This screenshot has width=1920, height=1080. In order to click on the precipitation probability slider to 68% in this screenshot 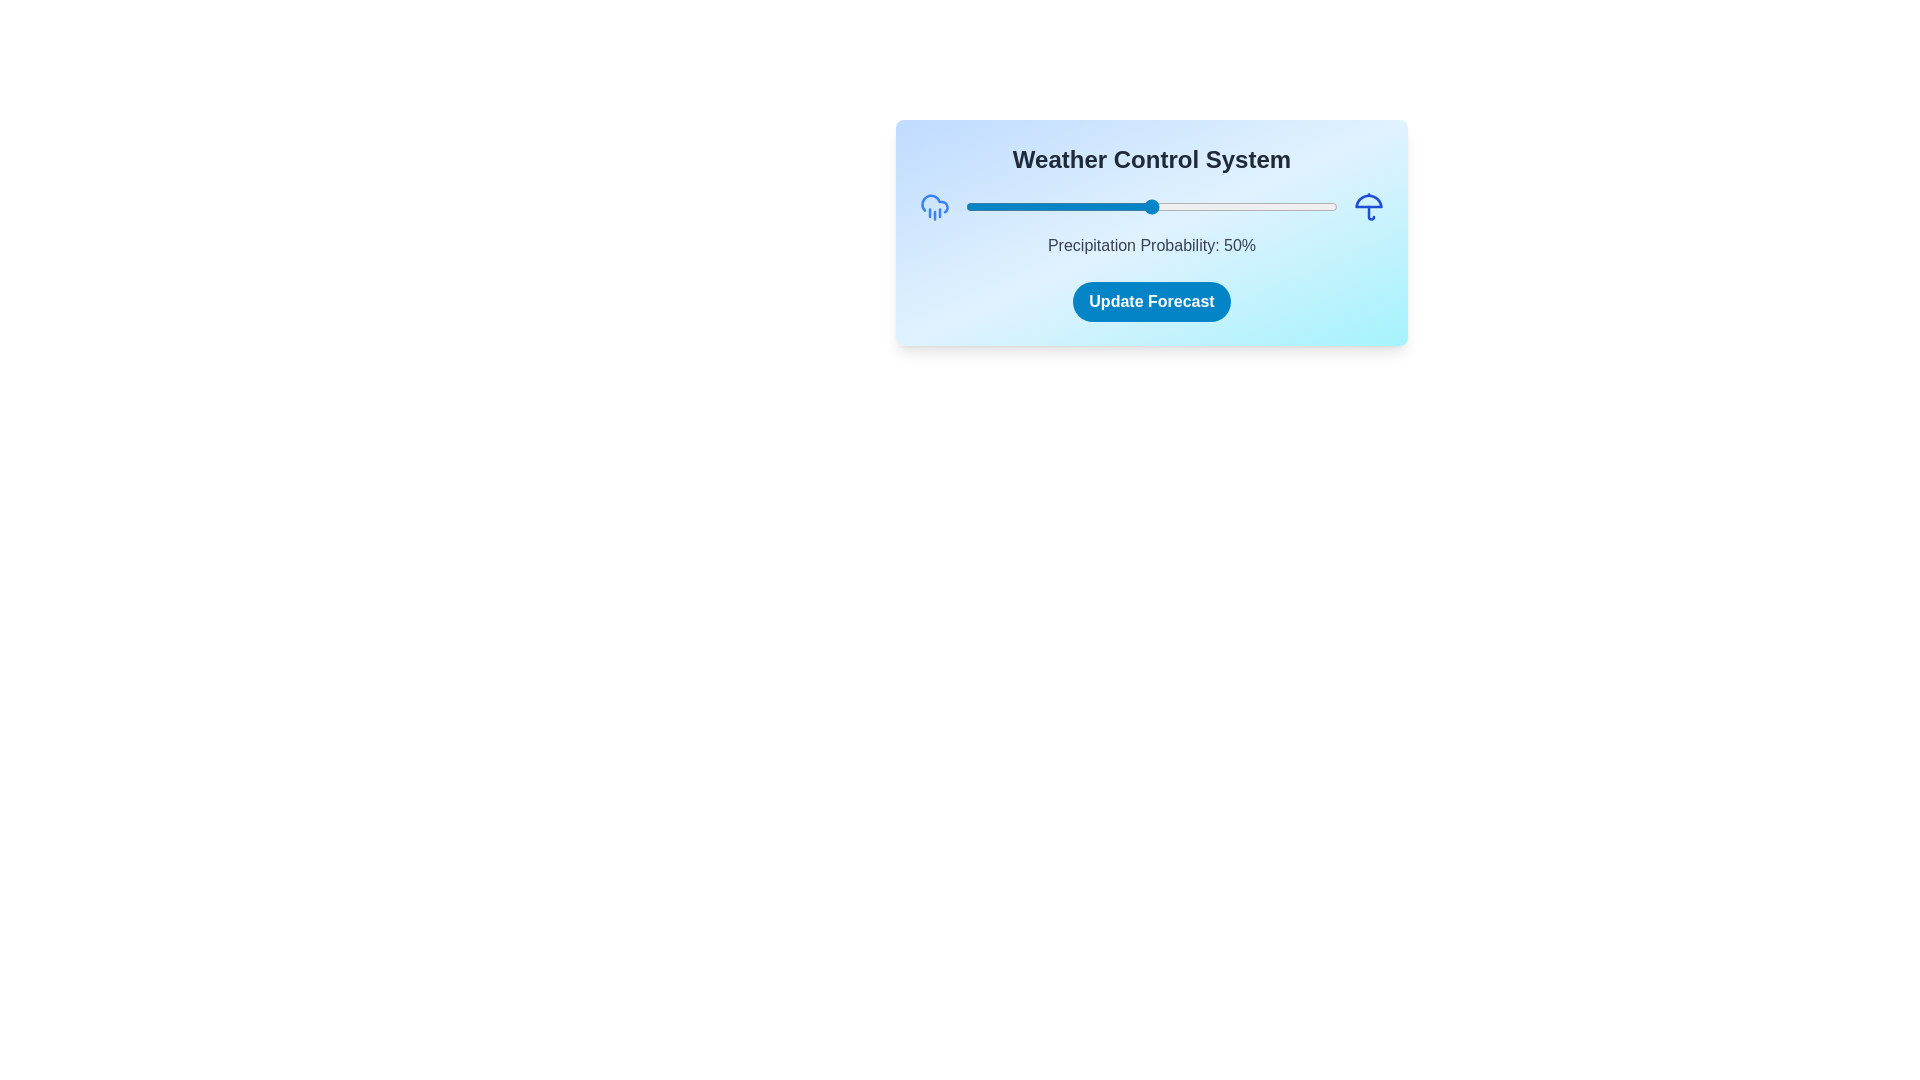, I will do `click(1218, 207)`.